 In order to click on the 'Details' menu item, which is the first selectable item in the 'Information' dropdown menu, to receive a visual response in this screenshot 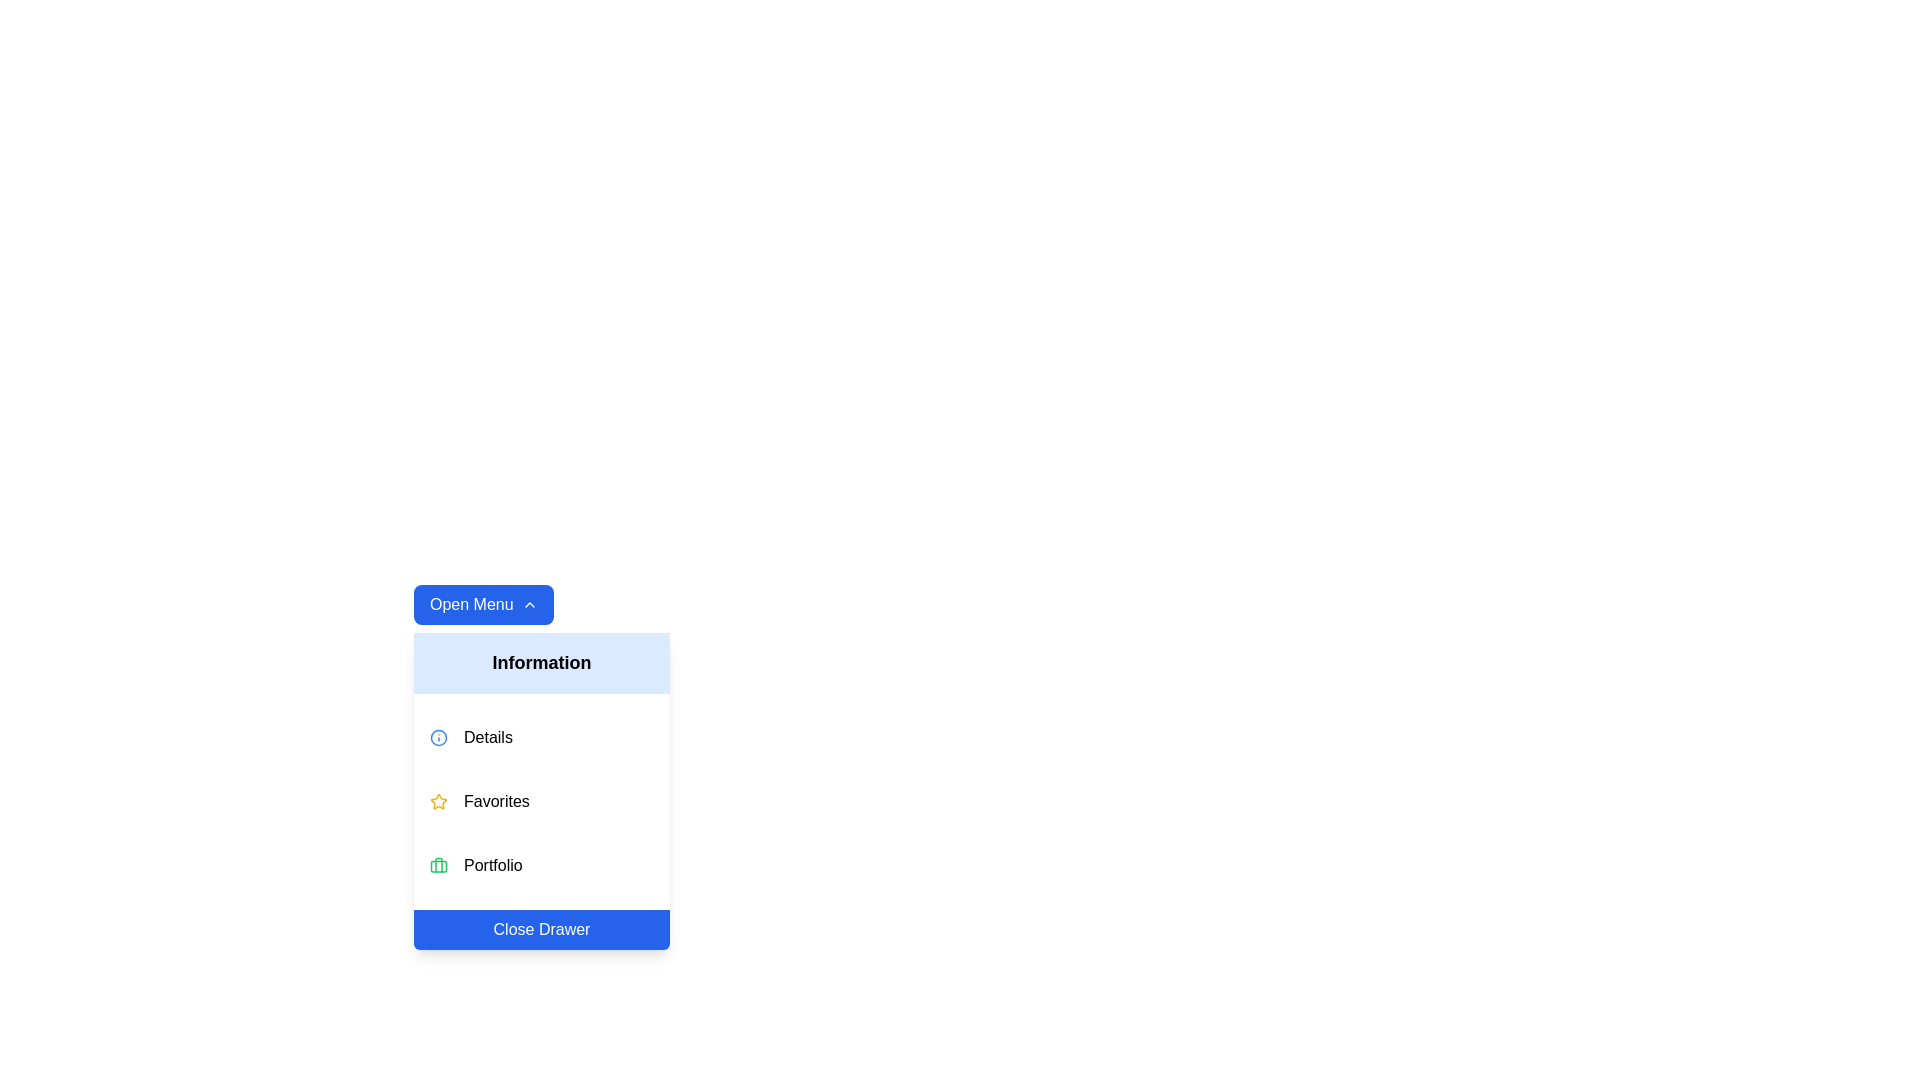, I will do `click(542, 737)`.